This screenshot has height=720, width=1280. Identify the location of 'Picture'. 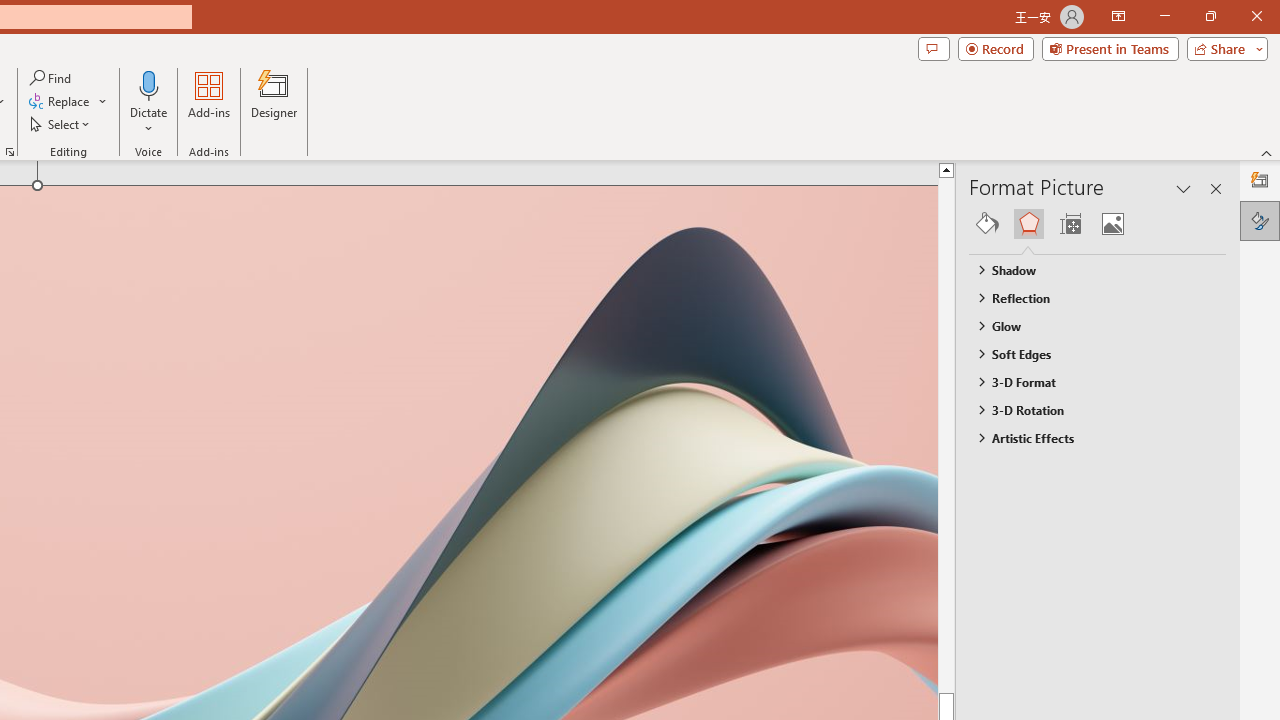
(1111, 223).